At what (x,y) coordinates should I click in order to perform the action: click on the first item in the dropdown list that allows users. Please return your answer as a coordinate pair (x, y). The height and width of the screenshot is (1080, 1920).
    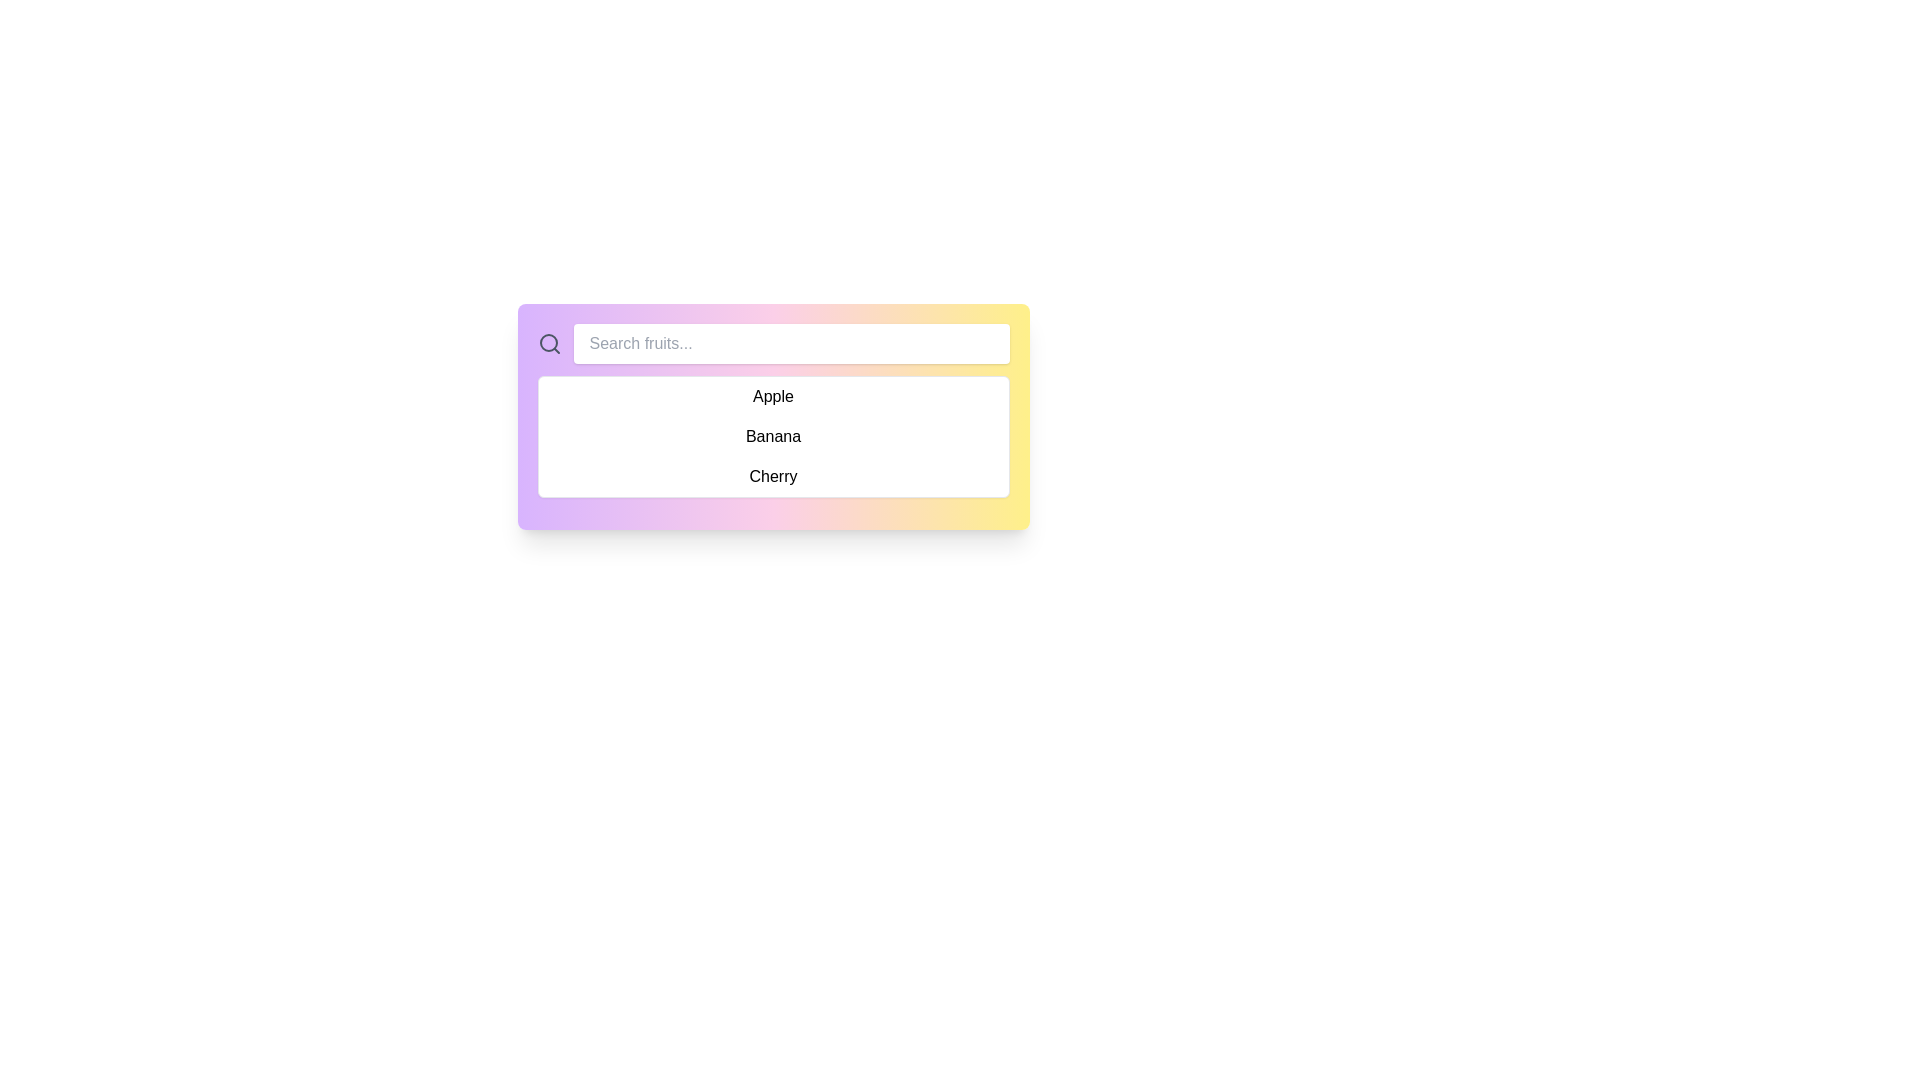
    Looking at the image, I should click on (772, 397).